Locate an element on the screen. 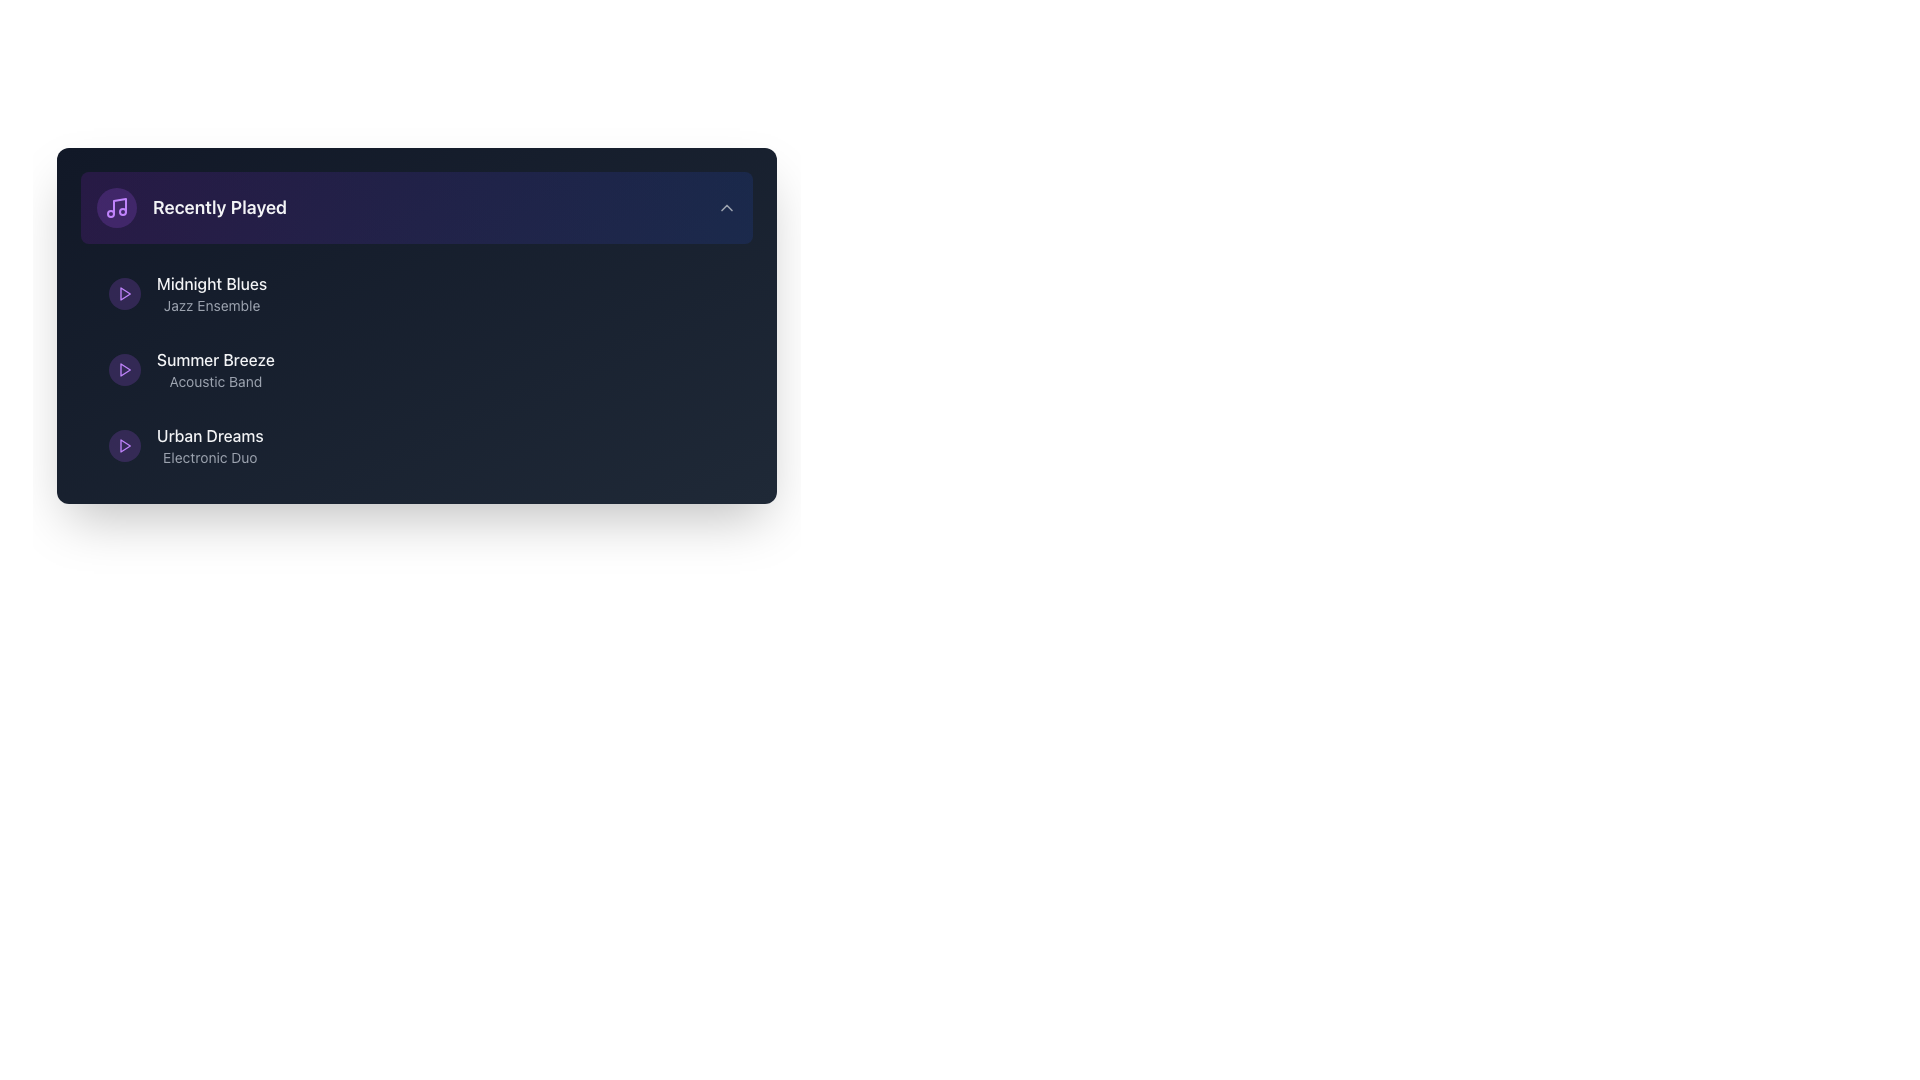  the 'Urban Dreams' link, which is the third item in the vertically-arranged list below 'Summer Breeze' is located at coordinates (186, 445).